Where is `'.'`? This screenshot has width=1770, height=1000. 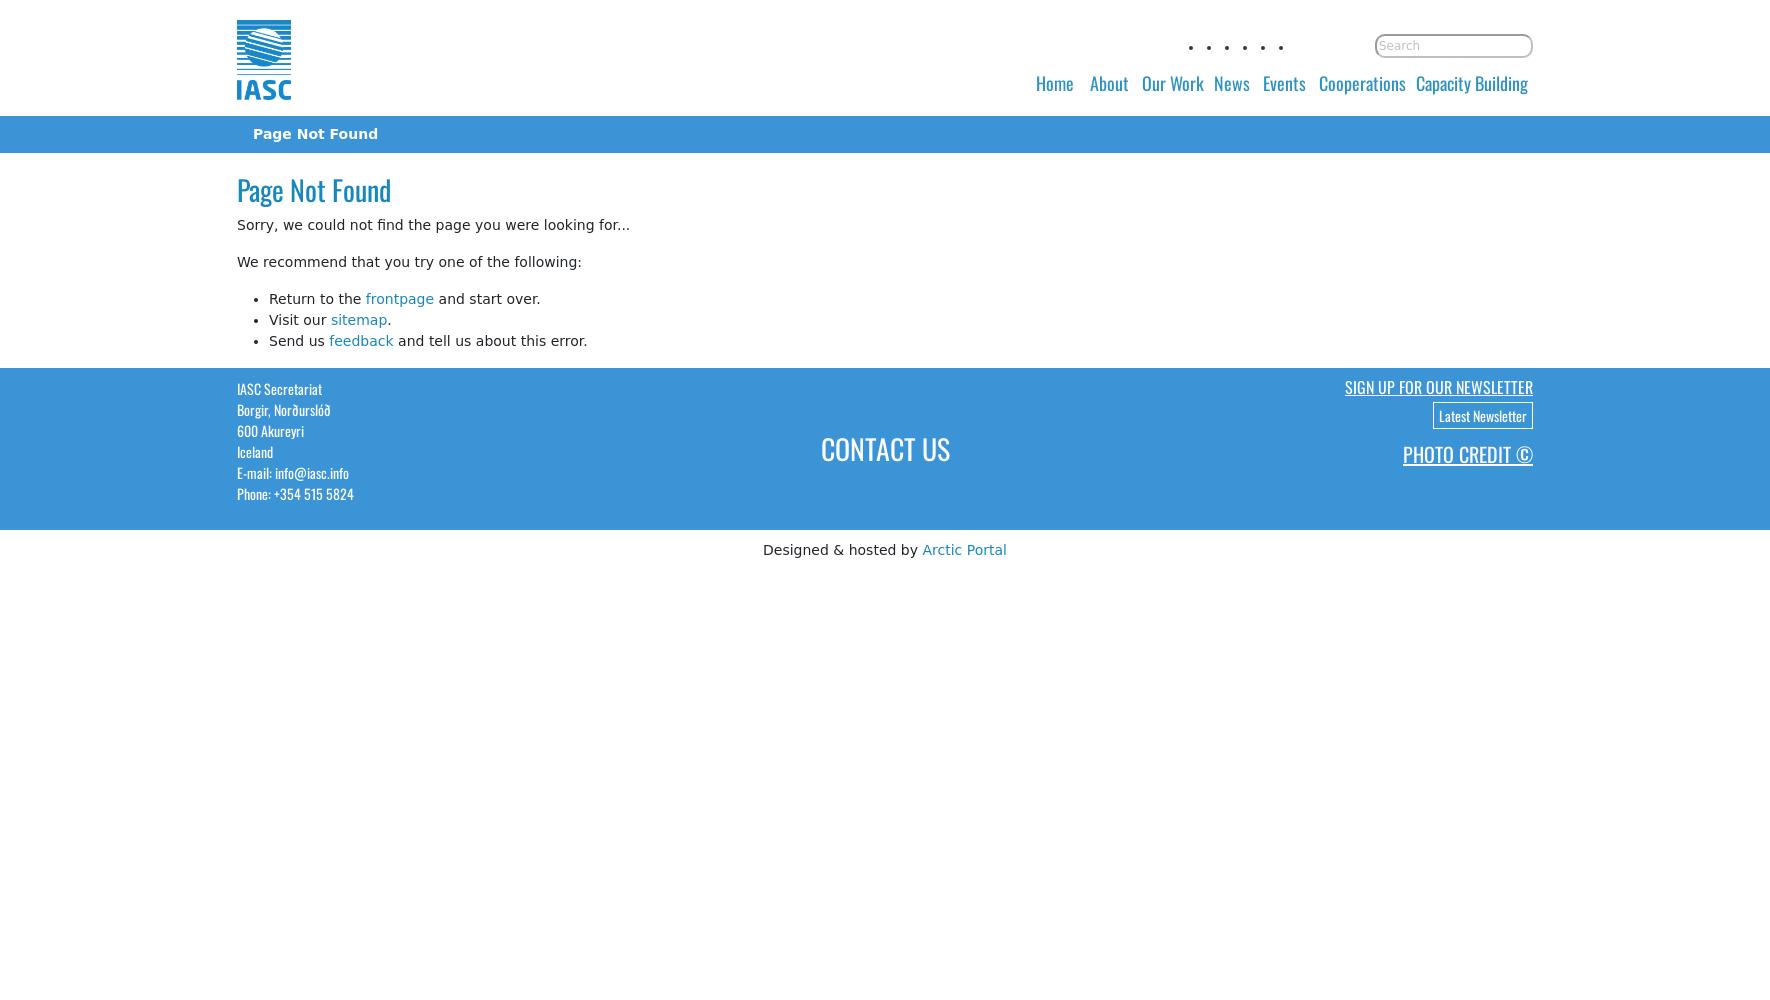
'.' is located at coordinates (388, 318).